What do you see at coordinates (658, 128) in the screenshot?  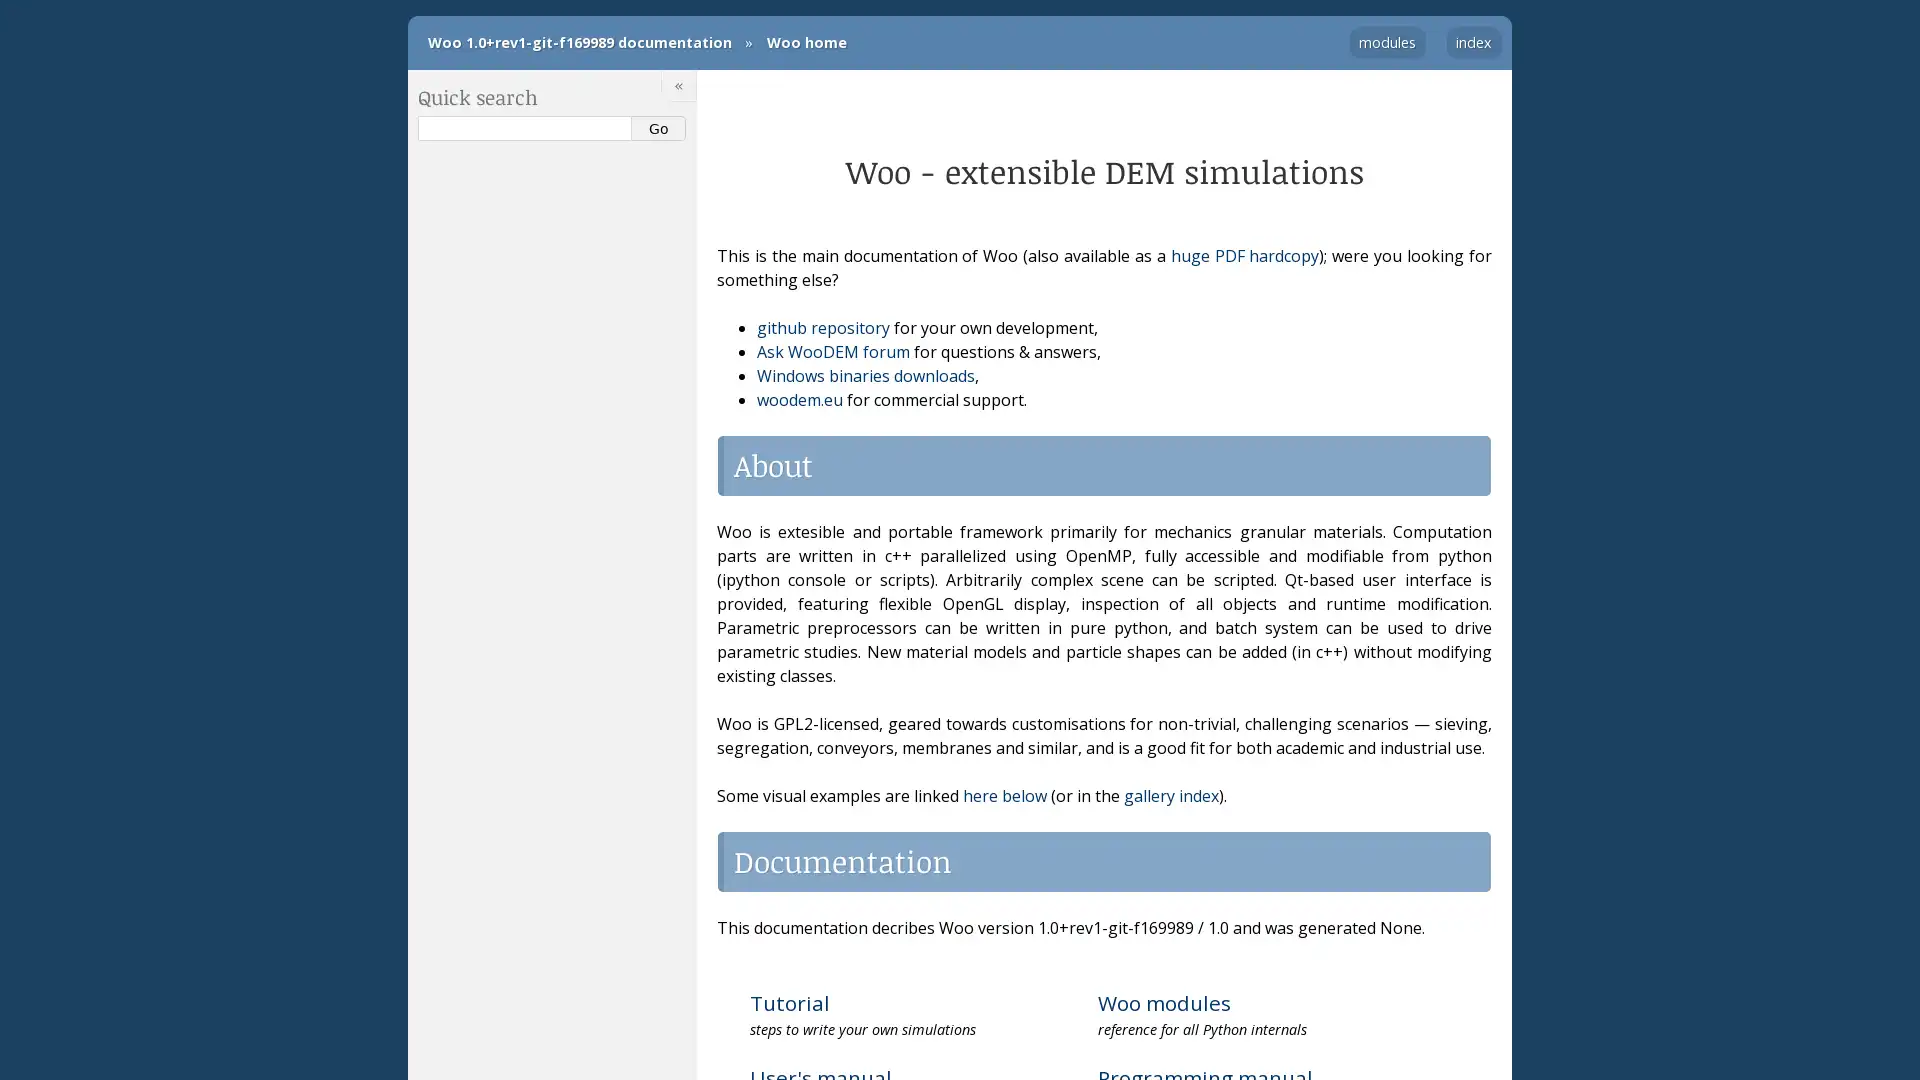 I see `Go` at bounding box center [658, 128].